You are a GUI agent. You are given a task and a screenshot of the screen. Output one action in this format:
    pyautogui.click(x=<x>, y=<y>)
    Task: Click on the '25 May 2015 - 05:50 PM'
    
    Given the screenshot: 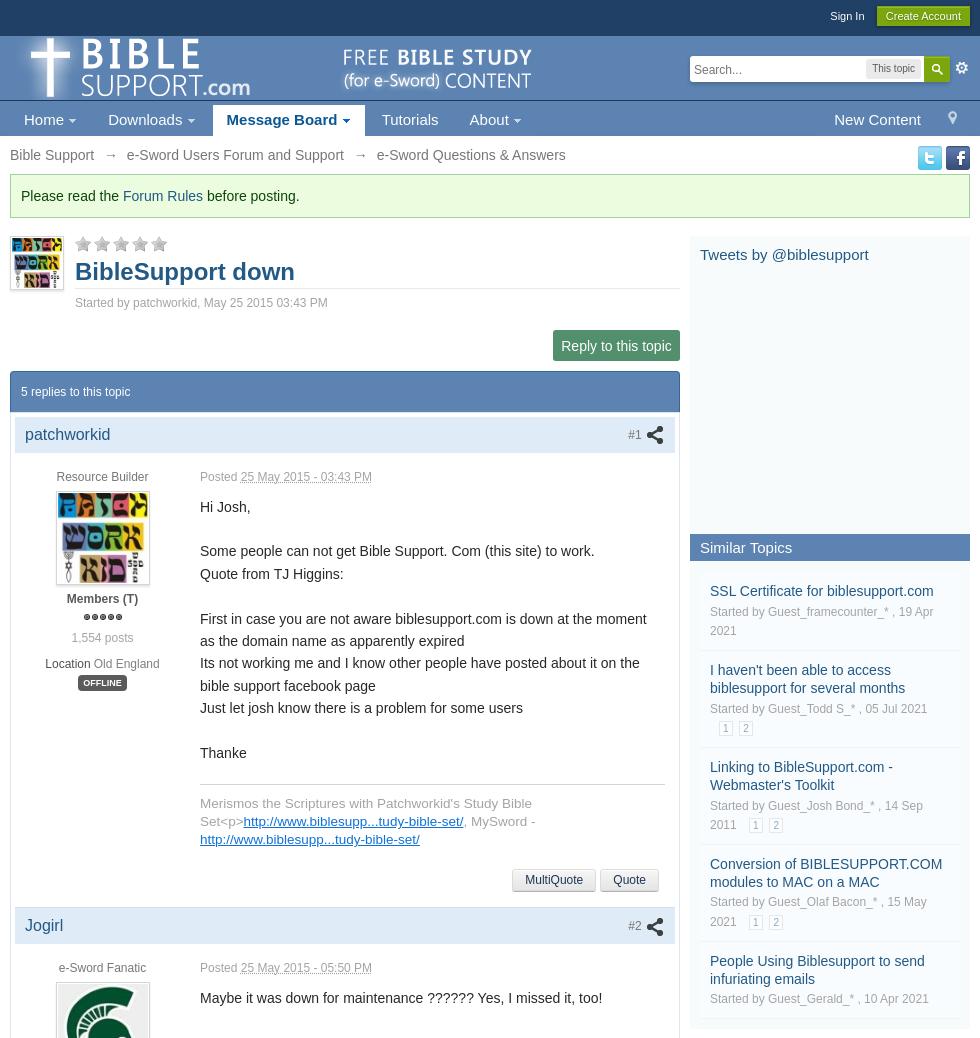 What is the action you would take?
    pyautogui.click(x=305, y=968)
    